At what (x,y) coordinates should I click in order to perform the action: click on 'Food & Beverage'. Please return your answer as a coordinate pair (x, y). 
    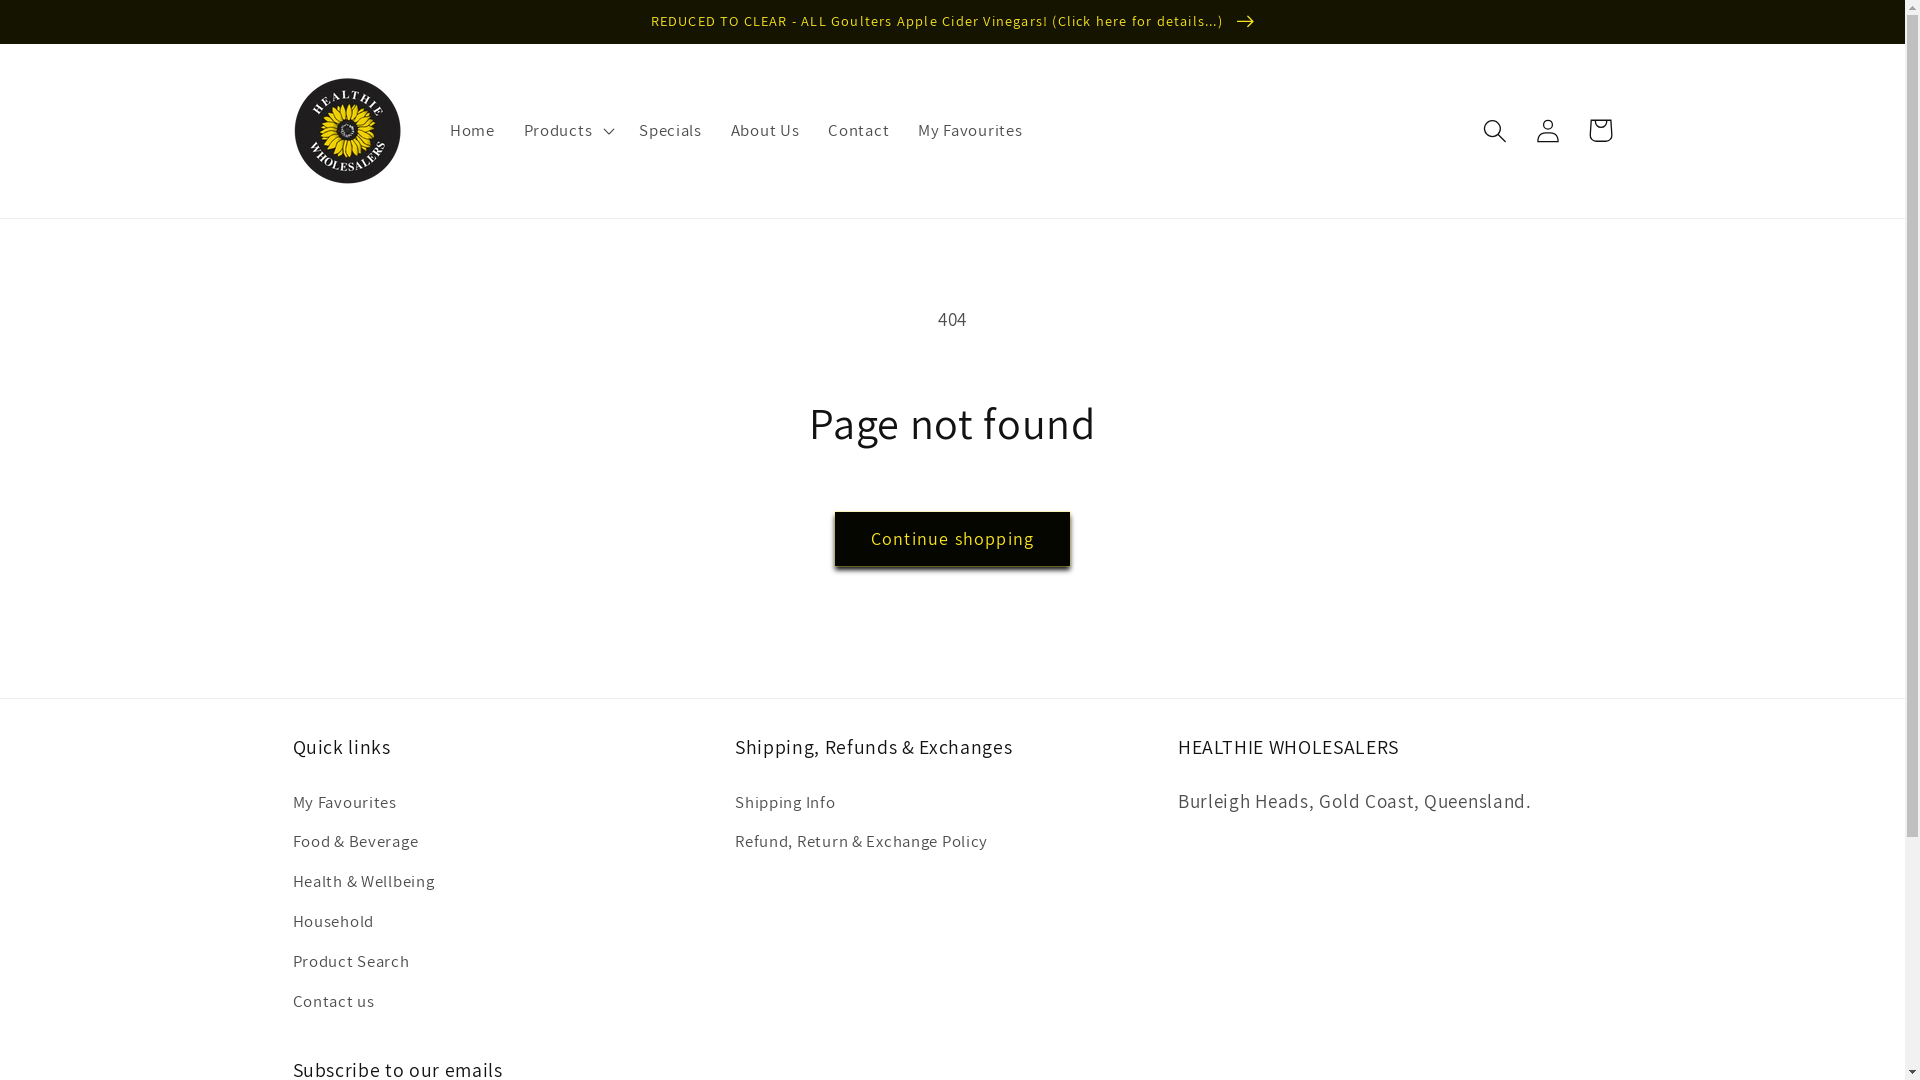
    Looking at the image, I should click on (355, 841).